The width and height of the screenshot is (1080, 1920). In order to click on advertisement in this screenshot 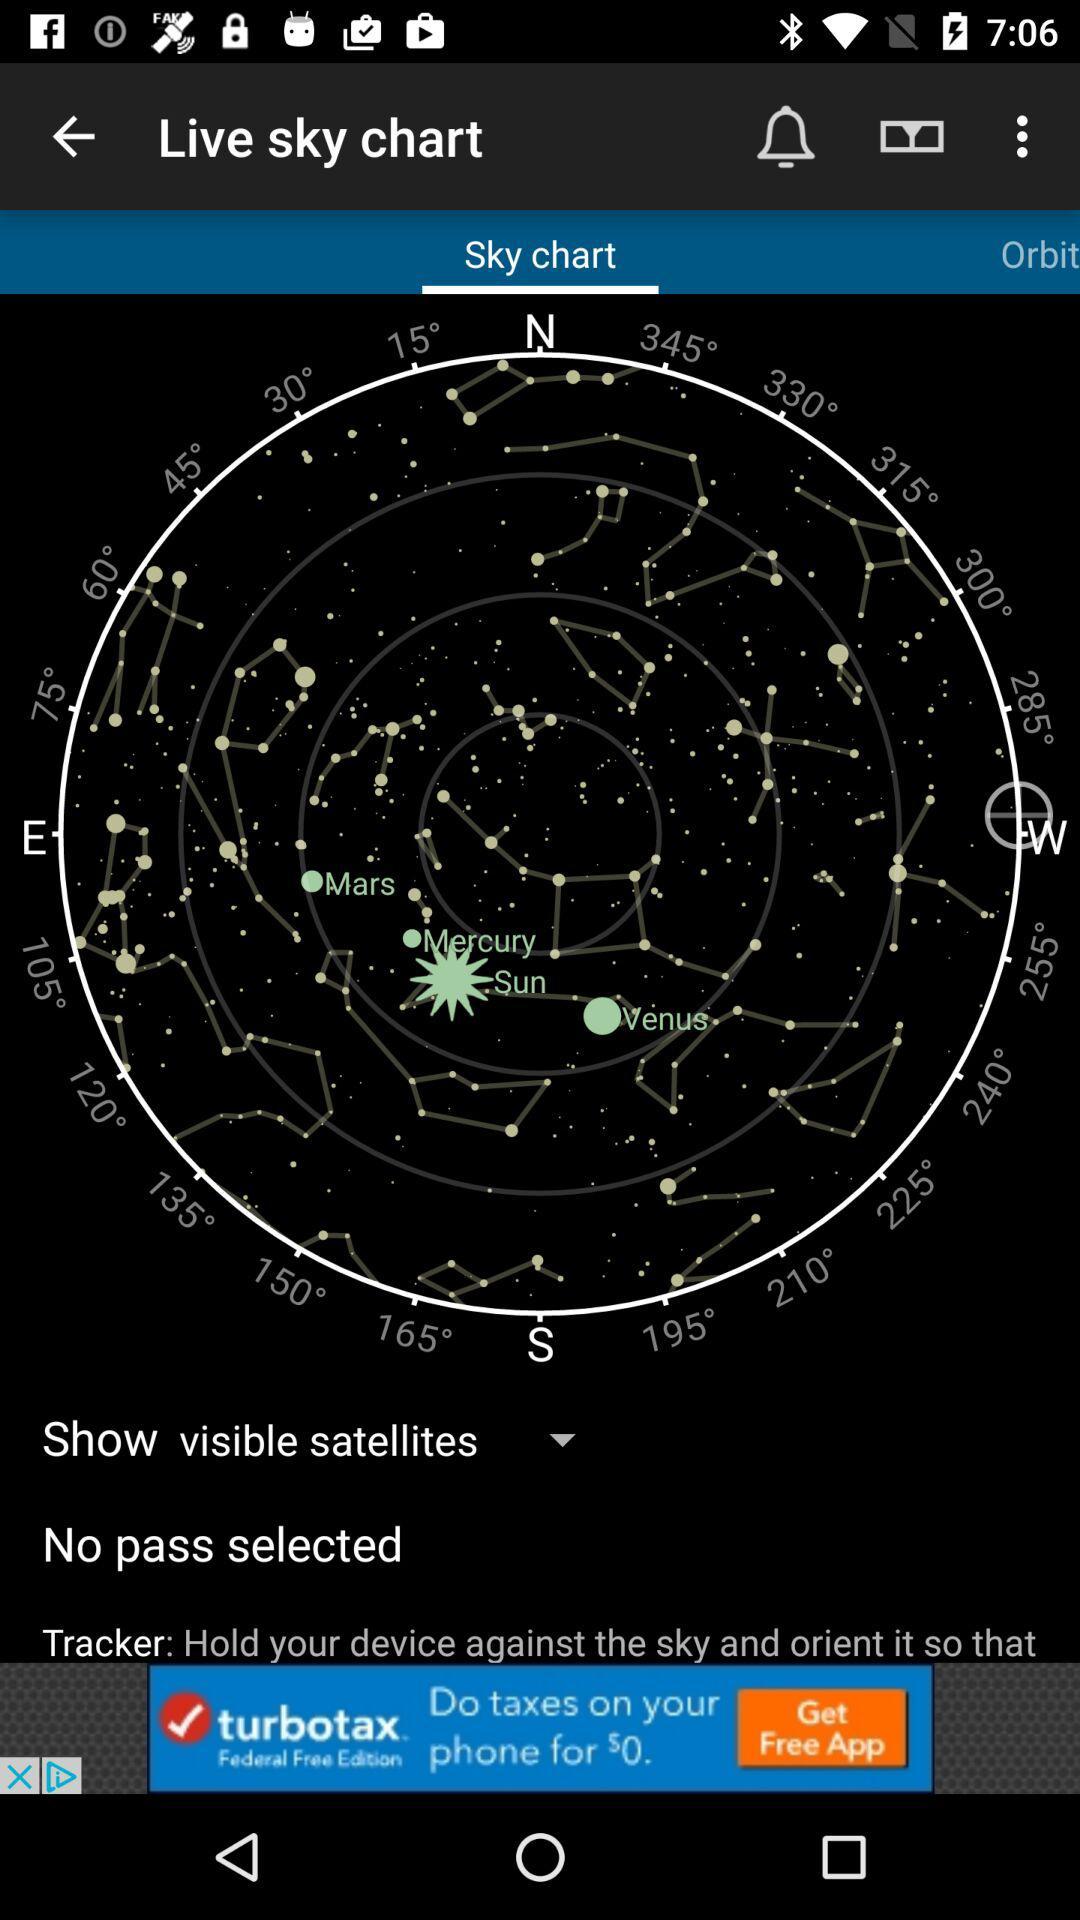, I will do `click(540, 1727)`.